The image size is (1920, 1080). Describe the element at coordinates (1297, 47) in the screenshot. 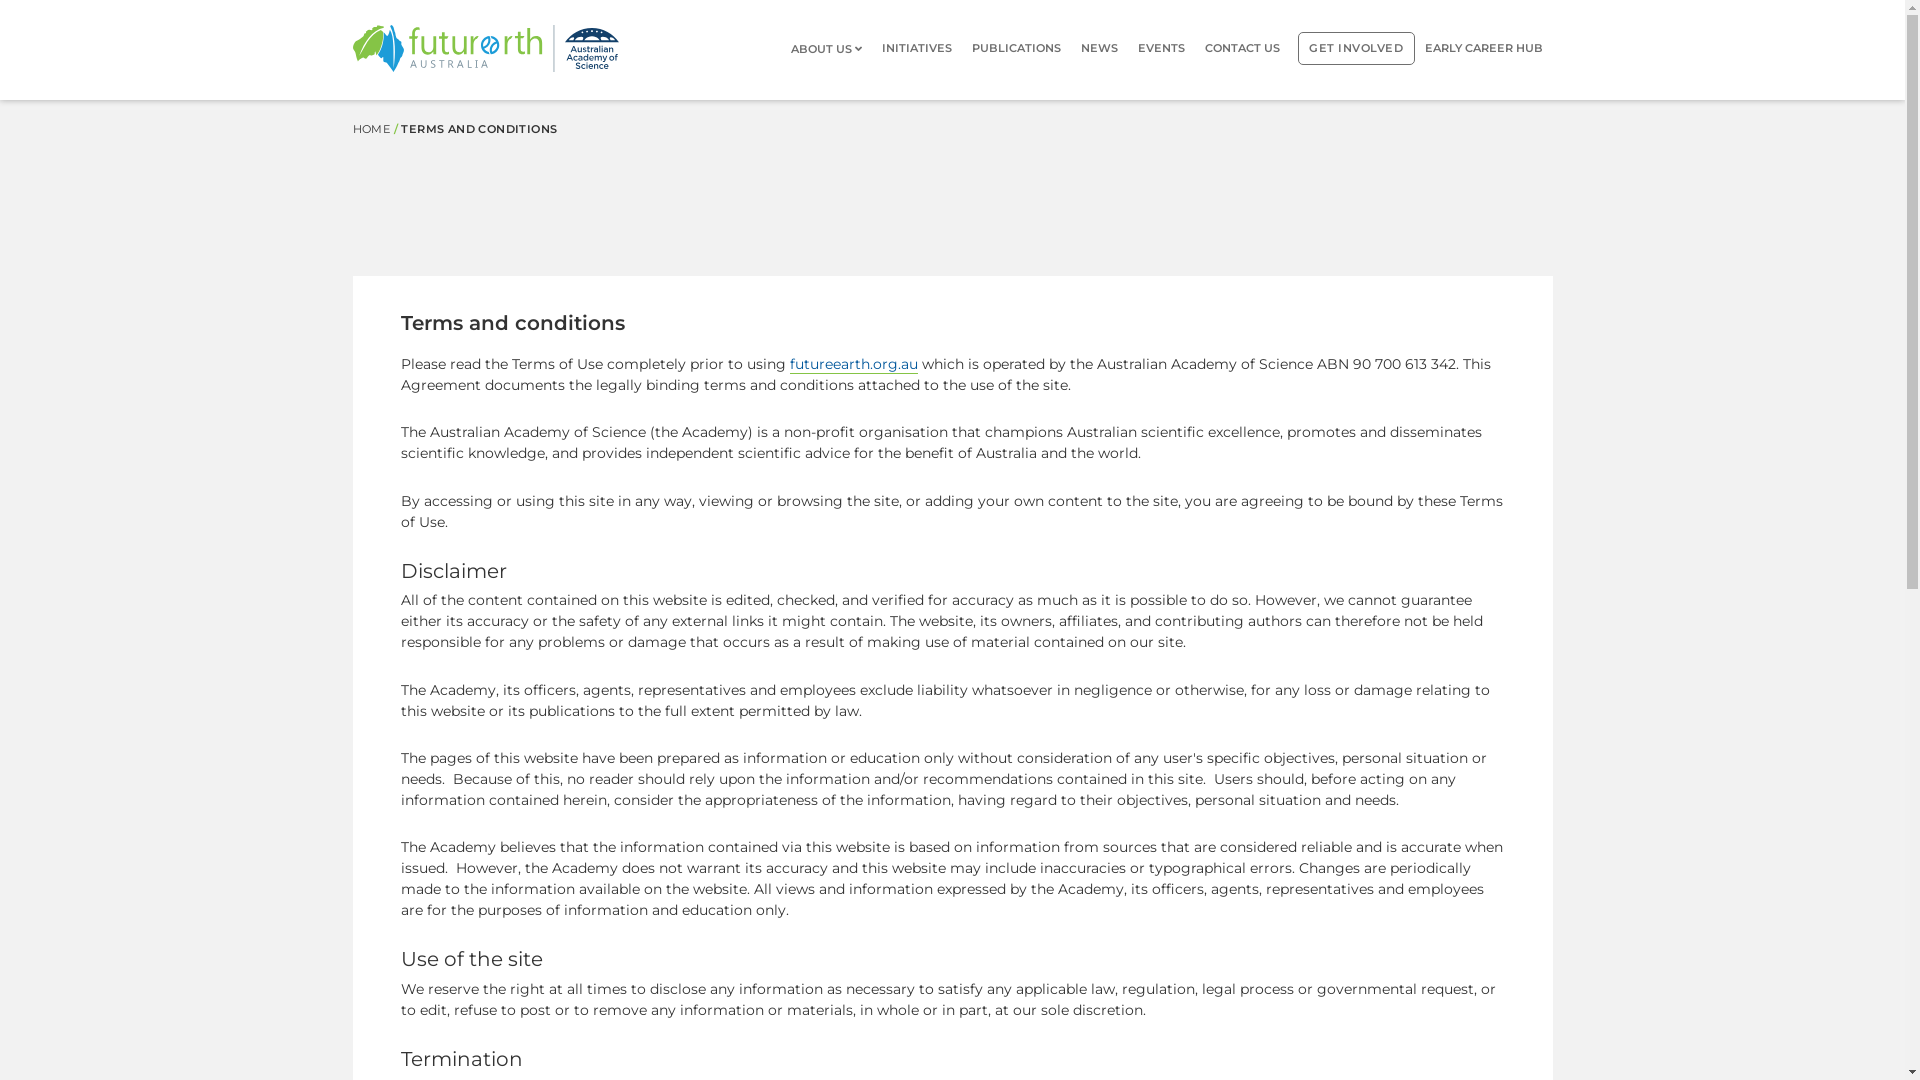

I see `'GET INVOLVED'` at that location.